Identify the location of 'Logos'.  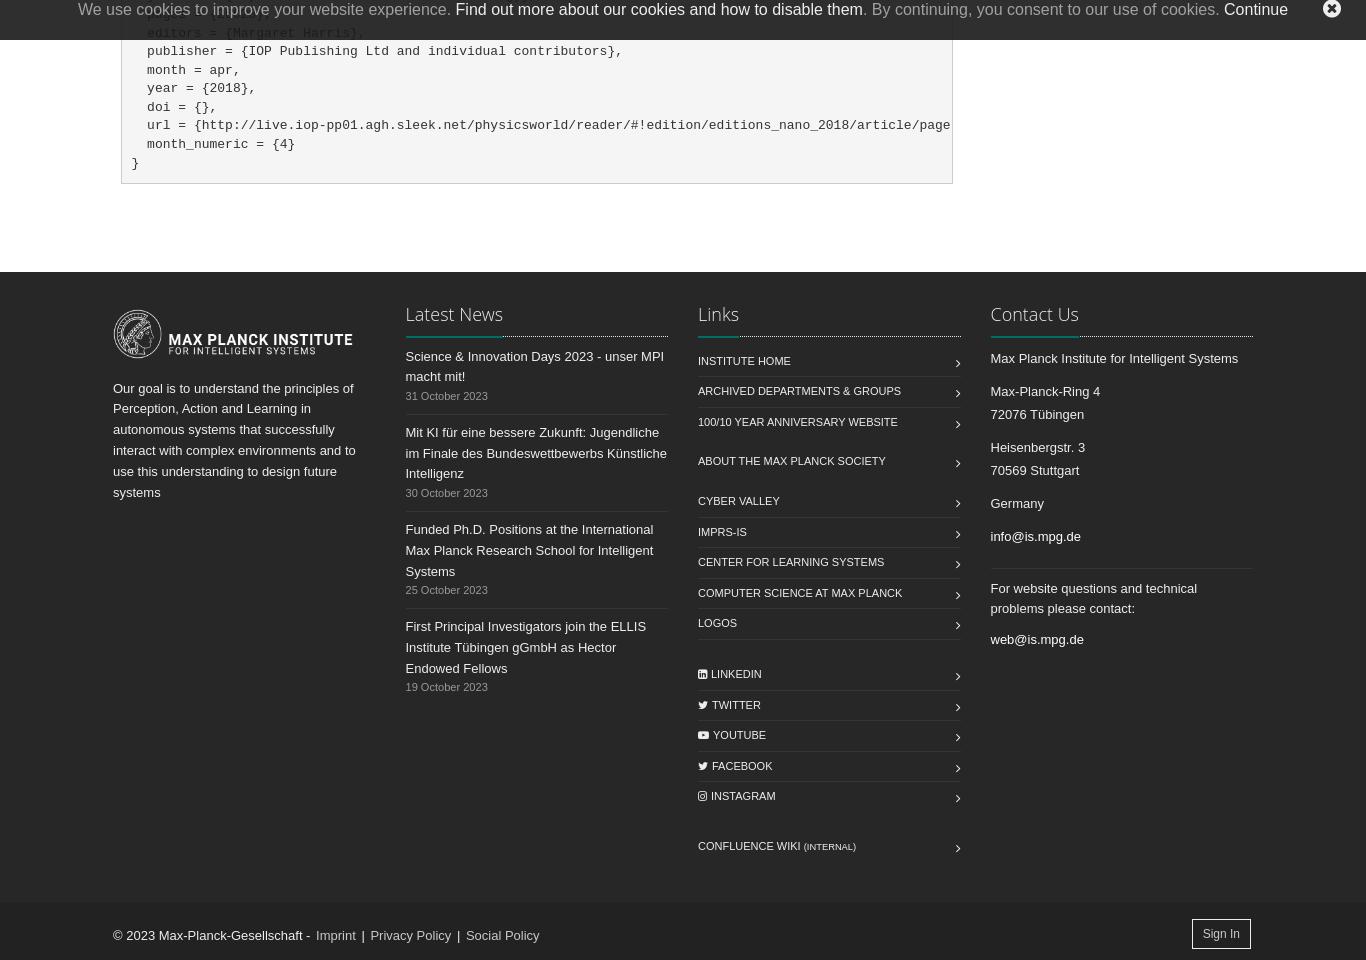
(698, 622).